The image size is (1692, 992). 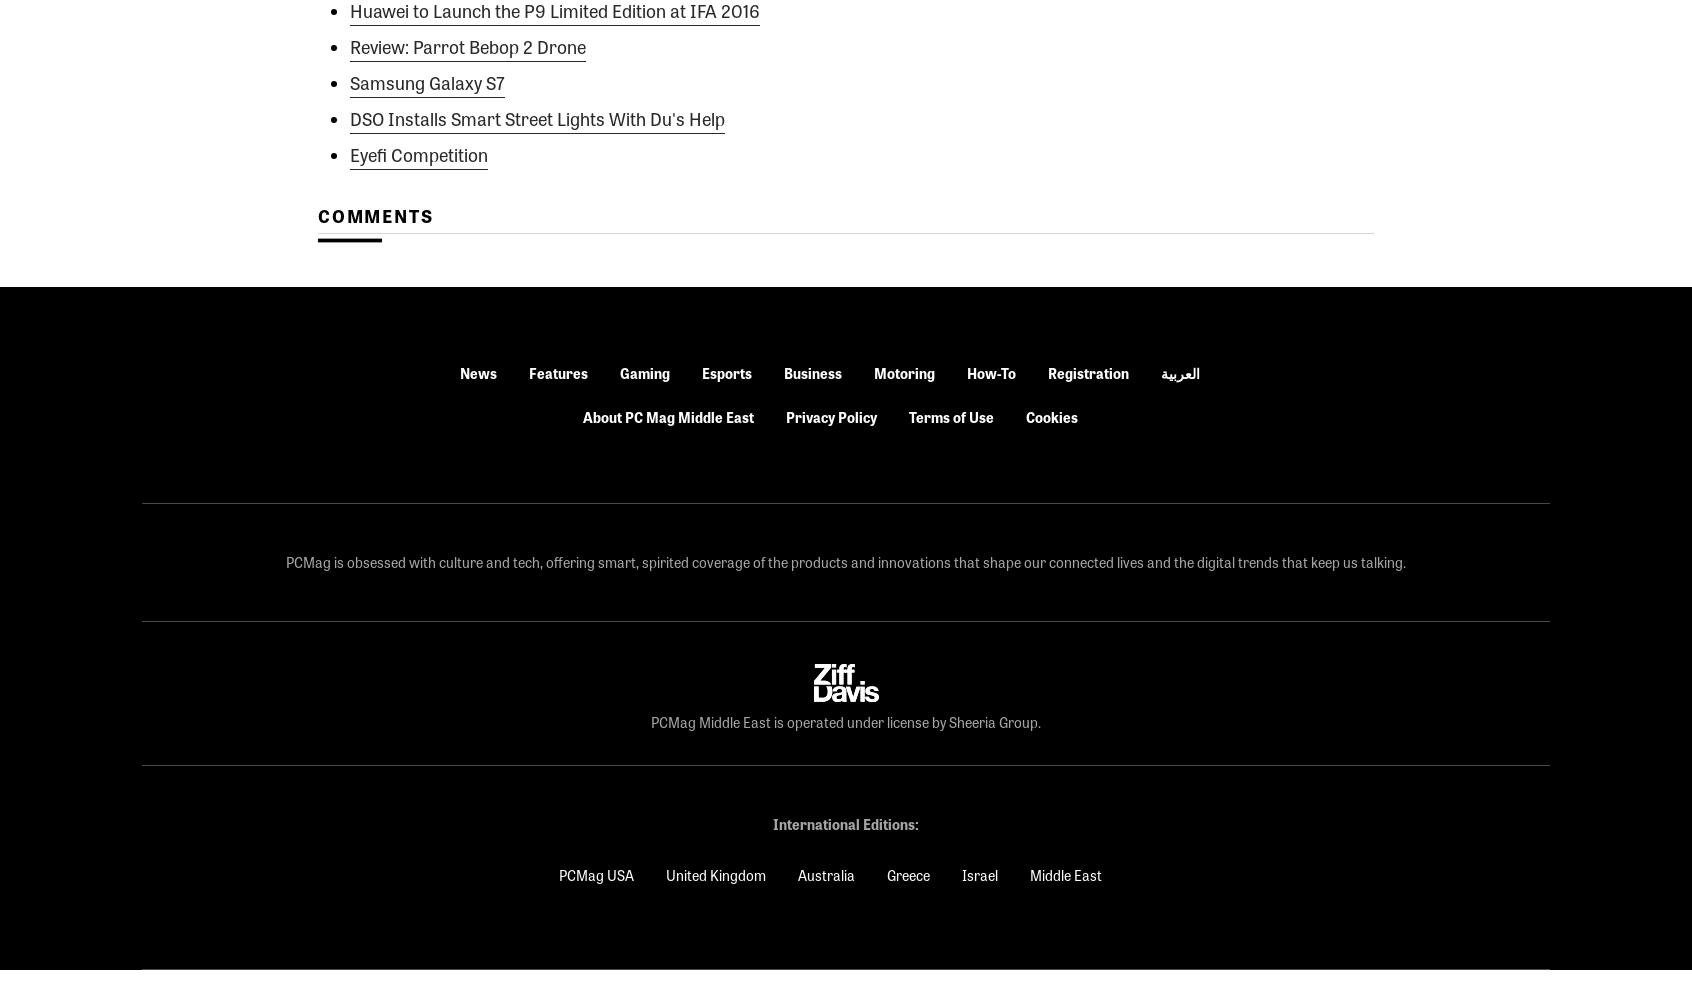 I want to click on 'PCMag is obsessed with culture and tech, offering smart, spirited coverage of the products and innovations that shape our connected lives and the digital trends that keep us talking.', so click(x=846, y=561).